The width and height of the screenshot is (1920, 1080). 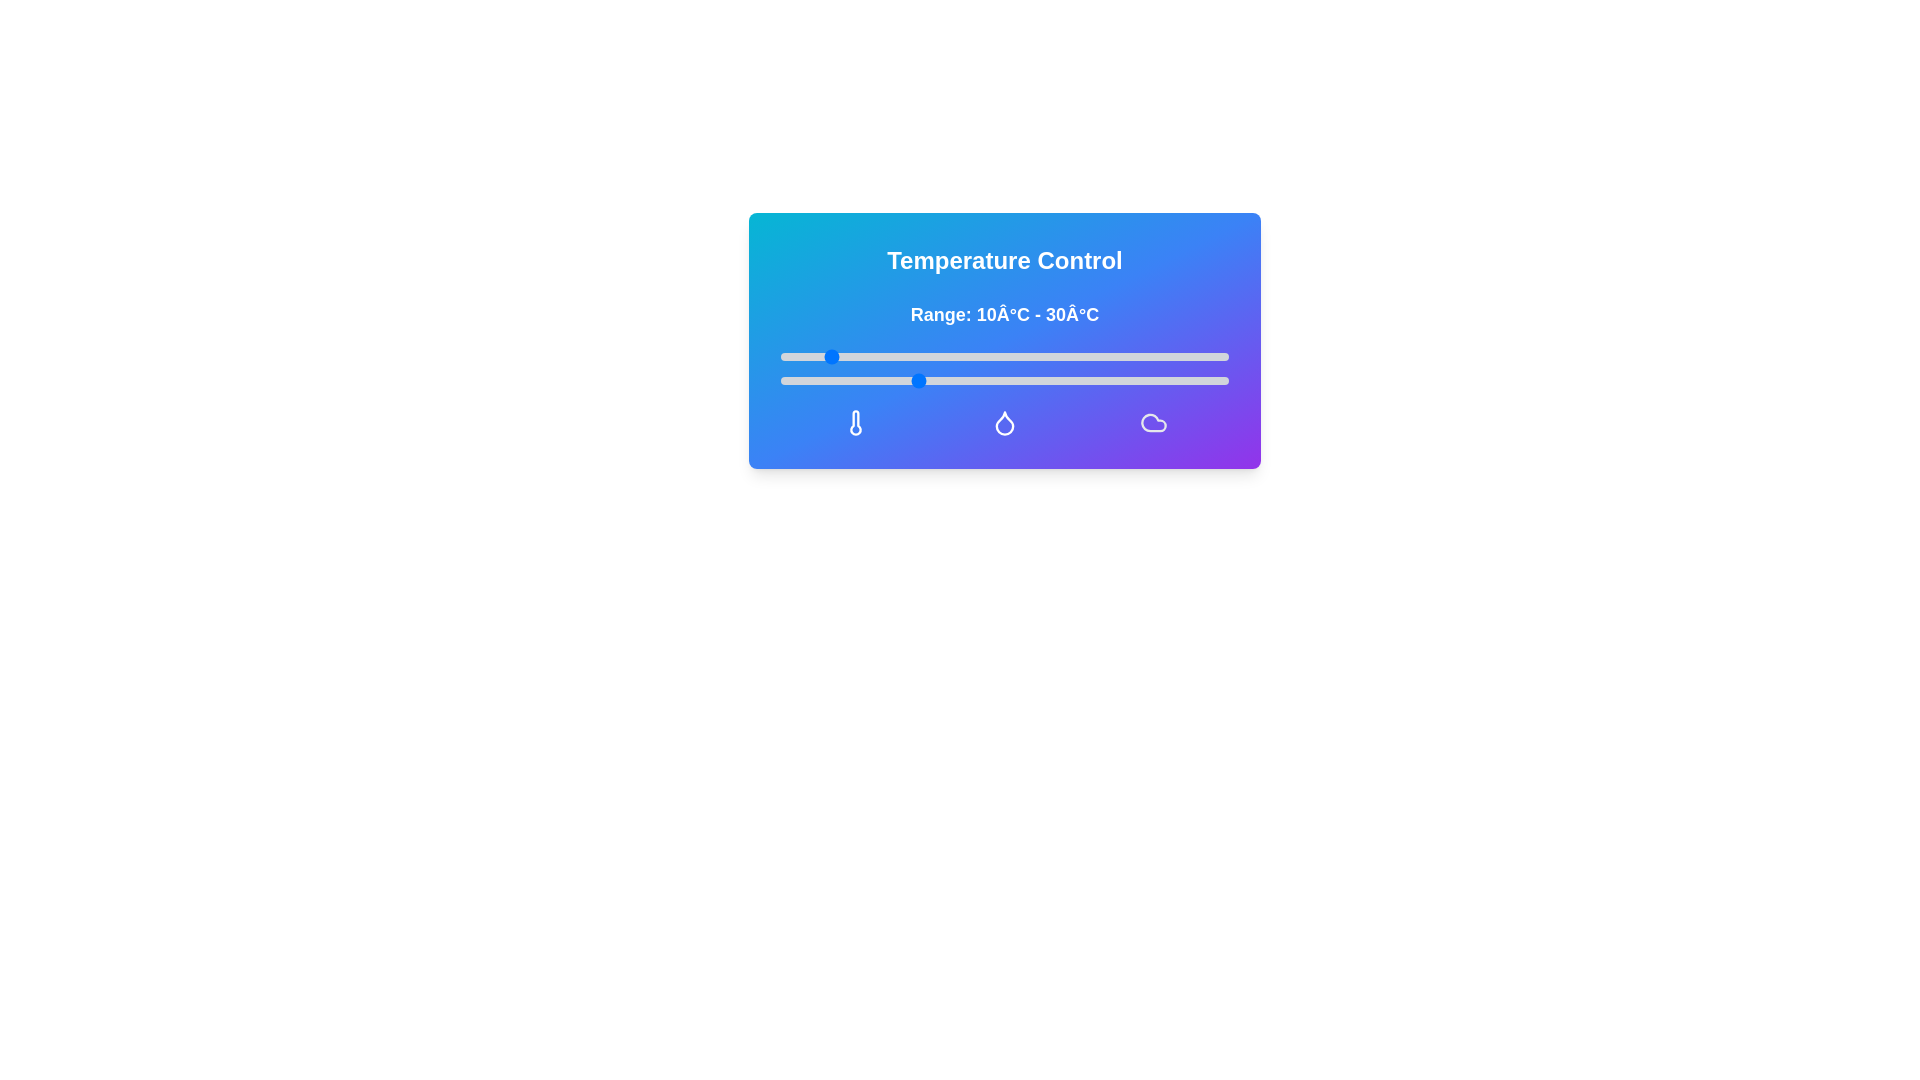 I want to click on the slider, so click(x=1166, y=381).